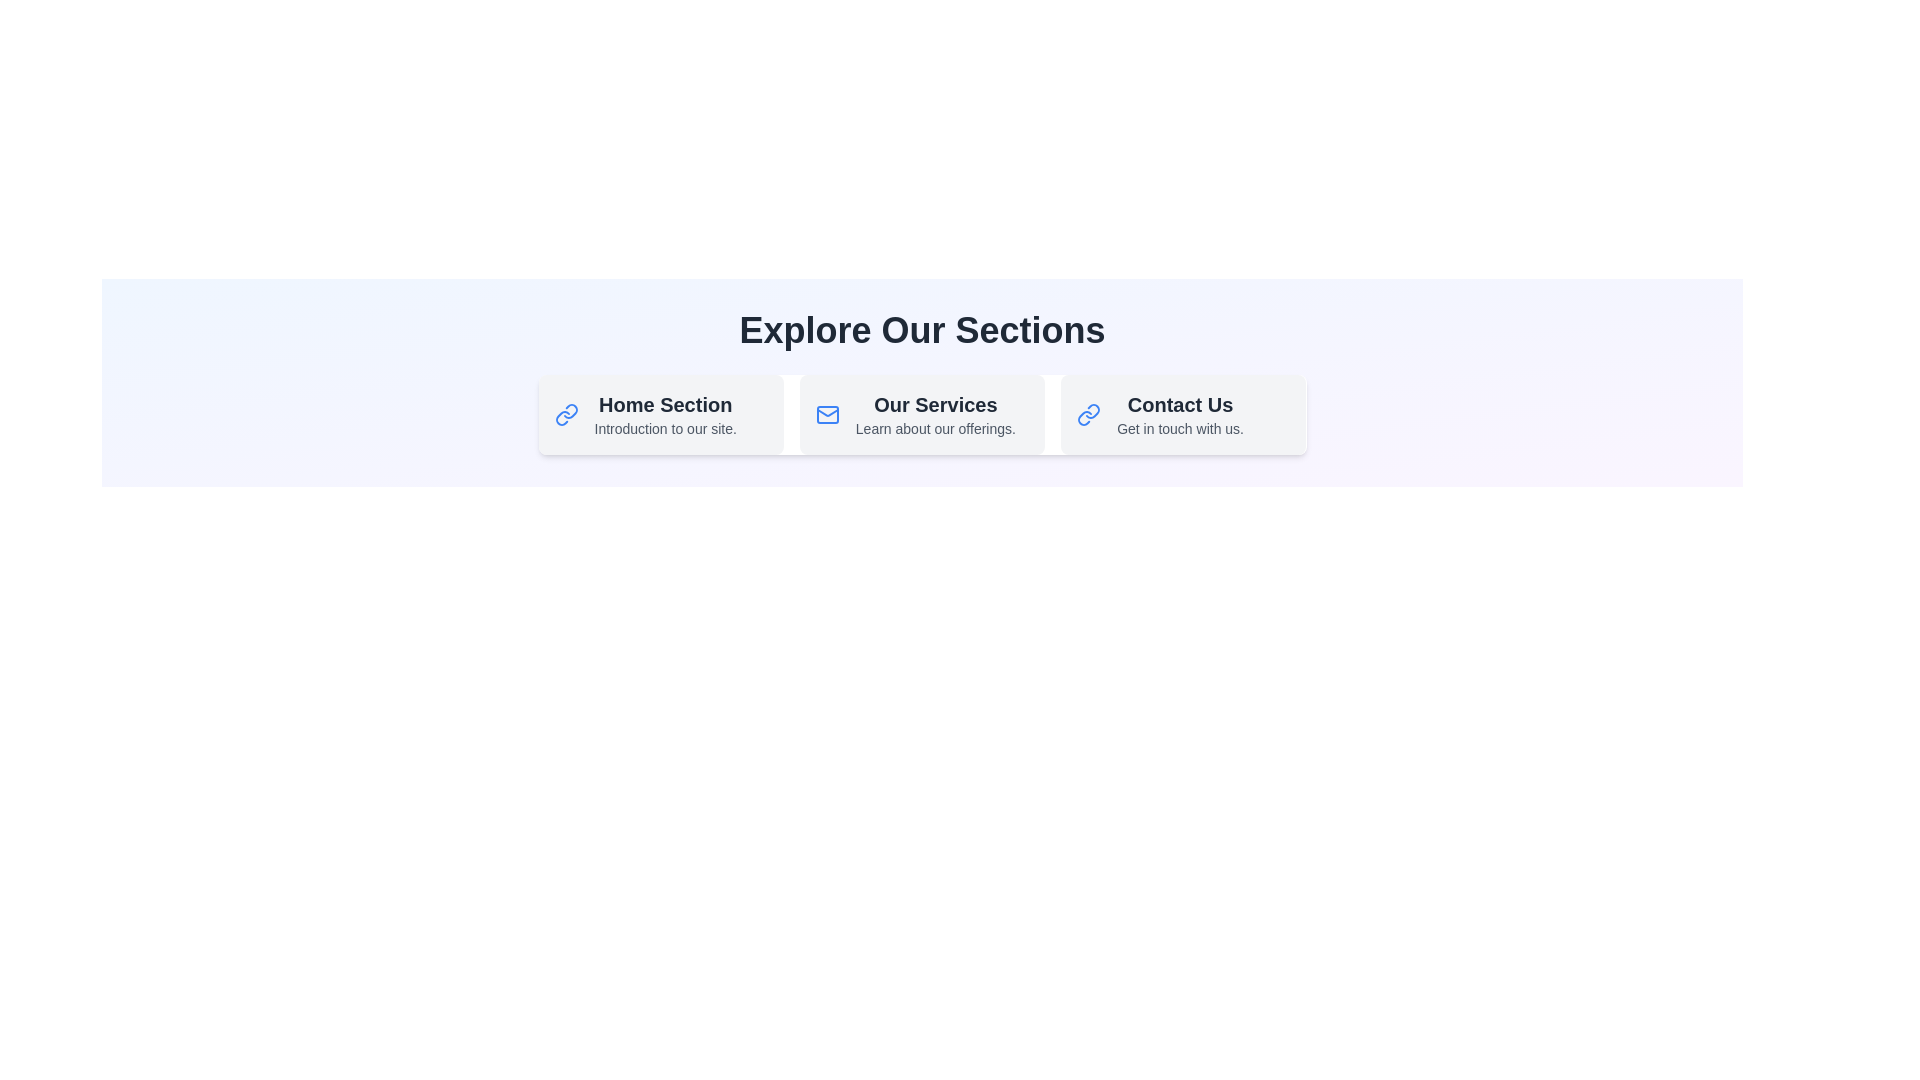  What do you see at coordinates (1180, 405) in the screenshot?
I see `the bold header text 'Contact Us' located at the top of the 'Contact Us' section, visually distinct with a larger font size and dark gray color` at bounding box center [1180, 405].